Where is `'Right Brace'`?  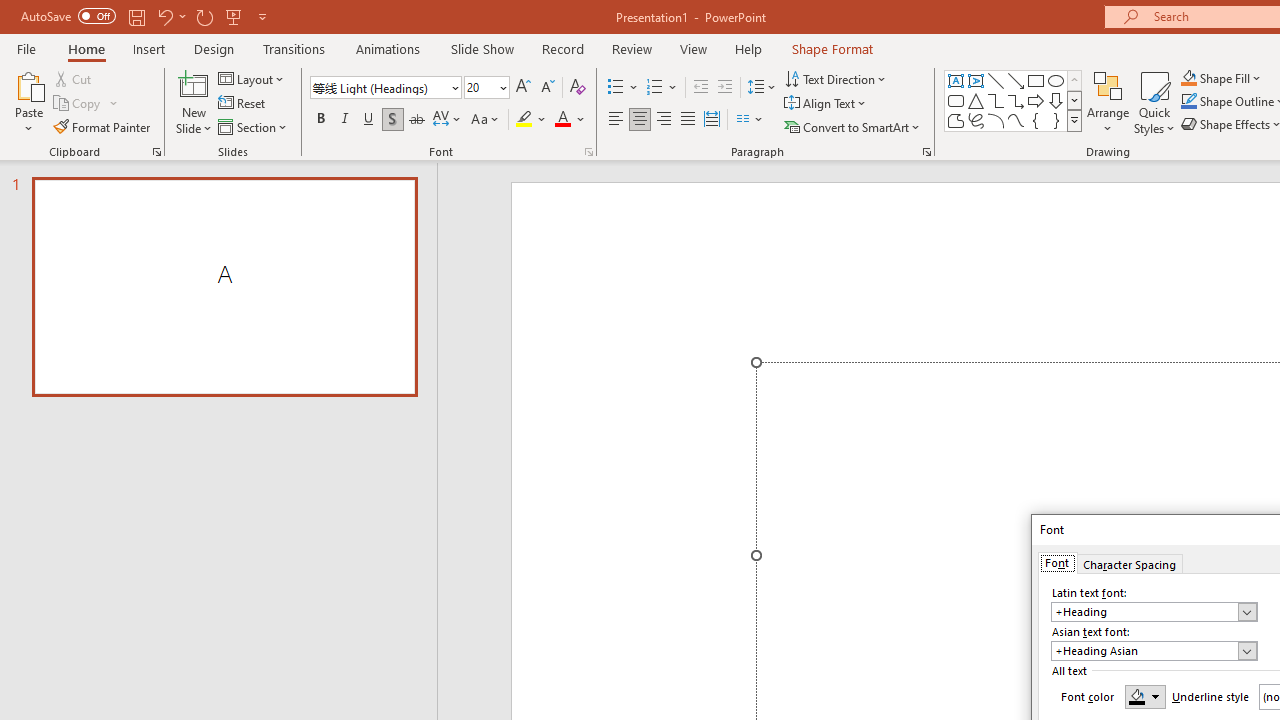 'Right Brace' is located at coordinates (1055, 120).